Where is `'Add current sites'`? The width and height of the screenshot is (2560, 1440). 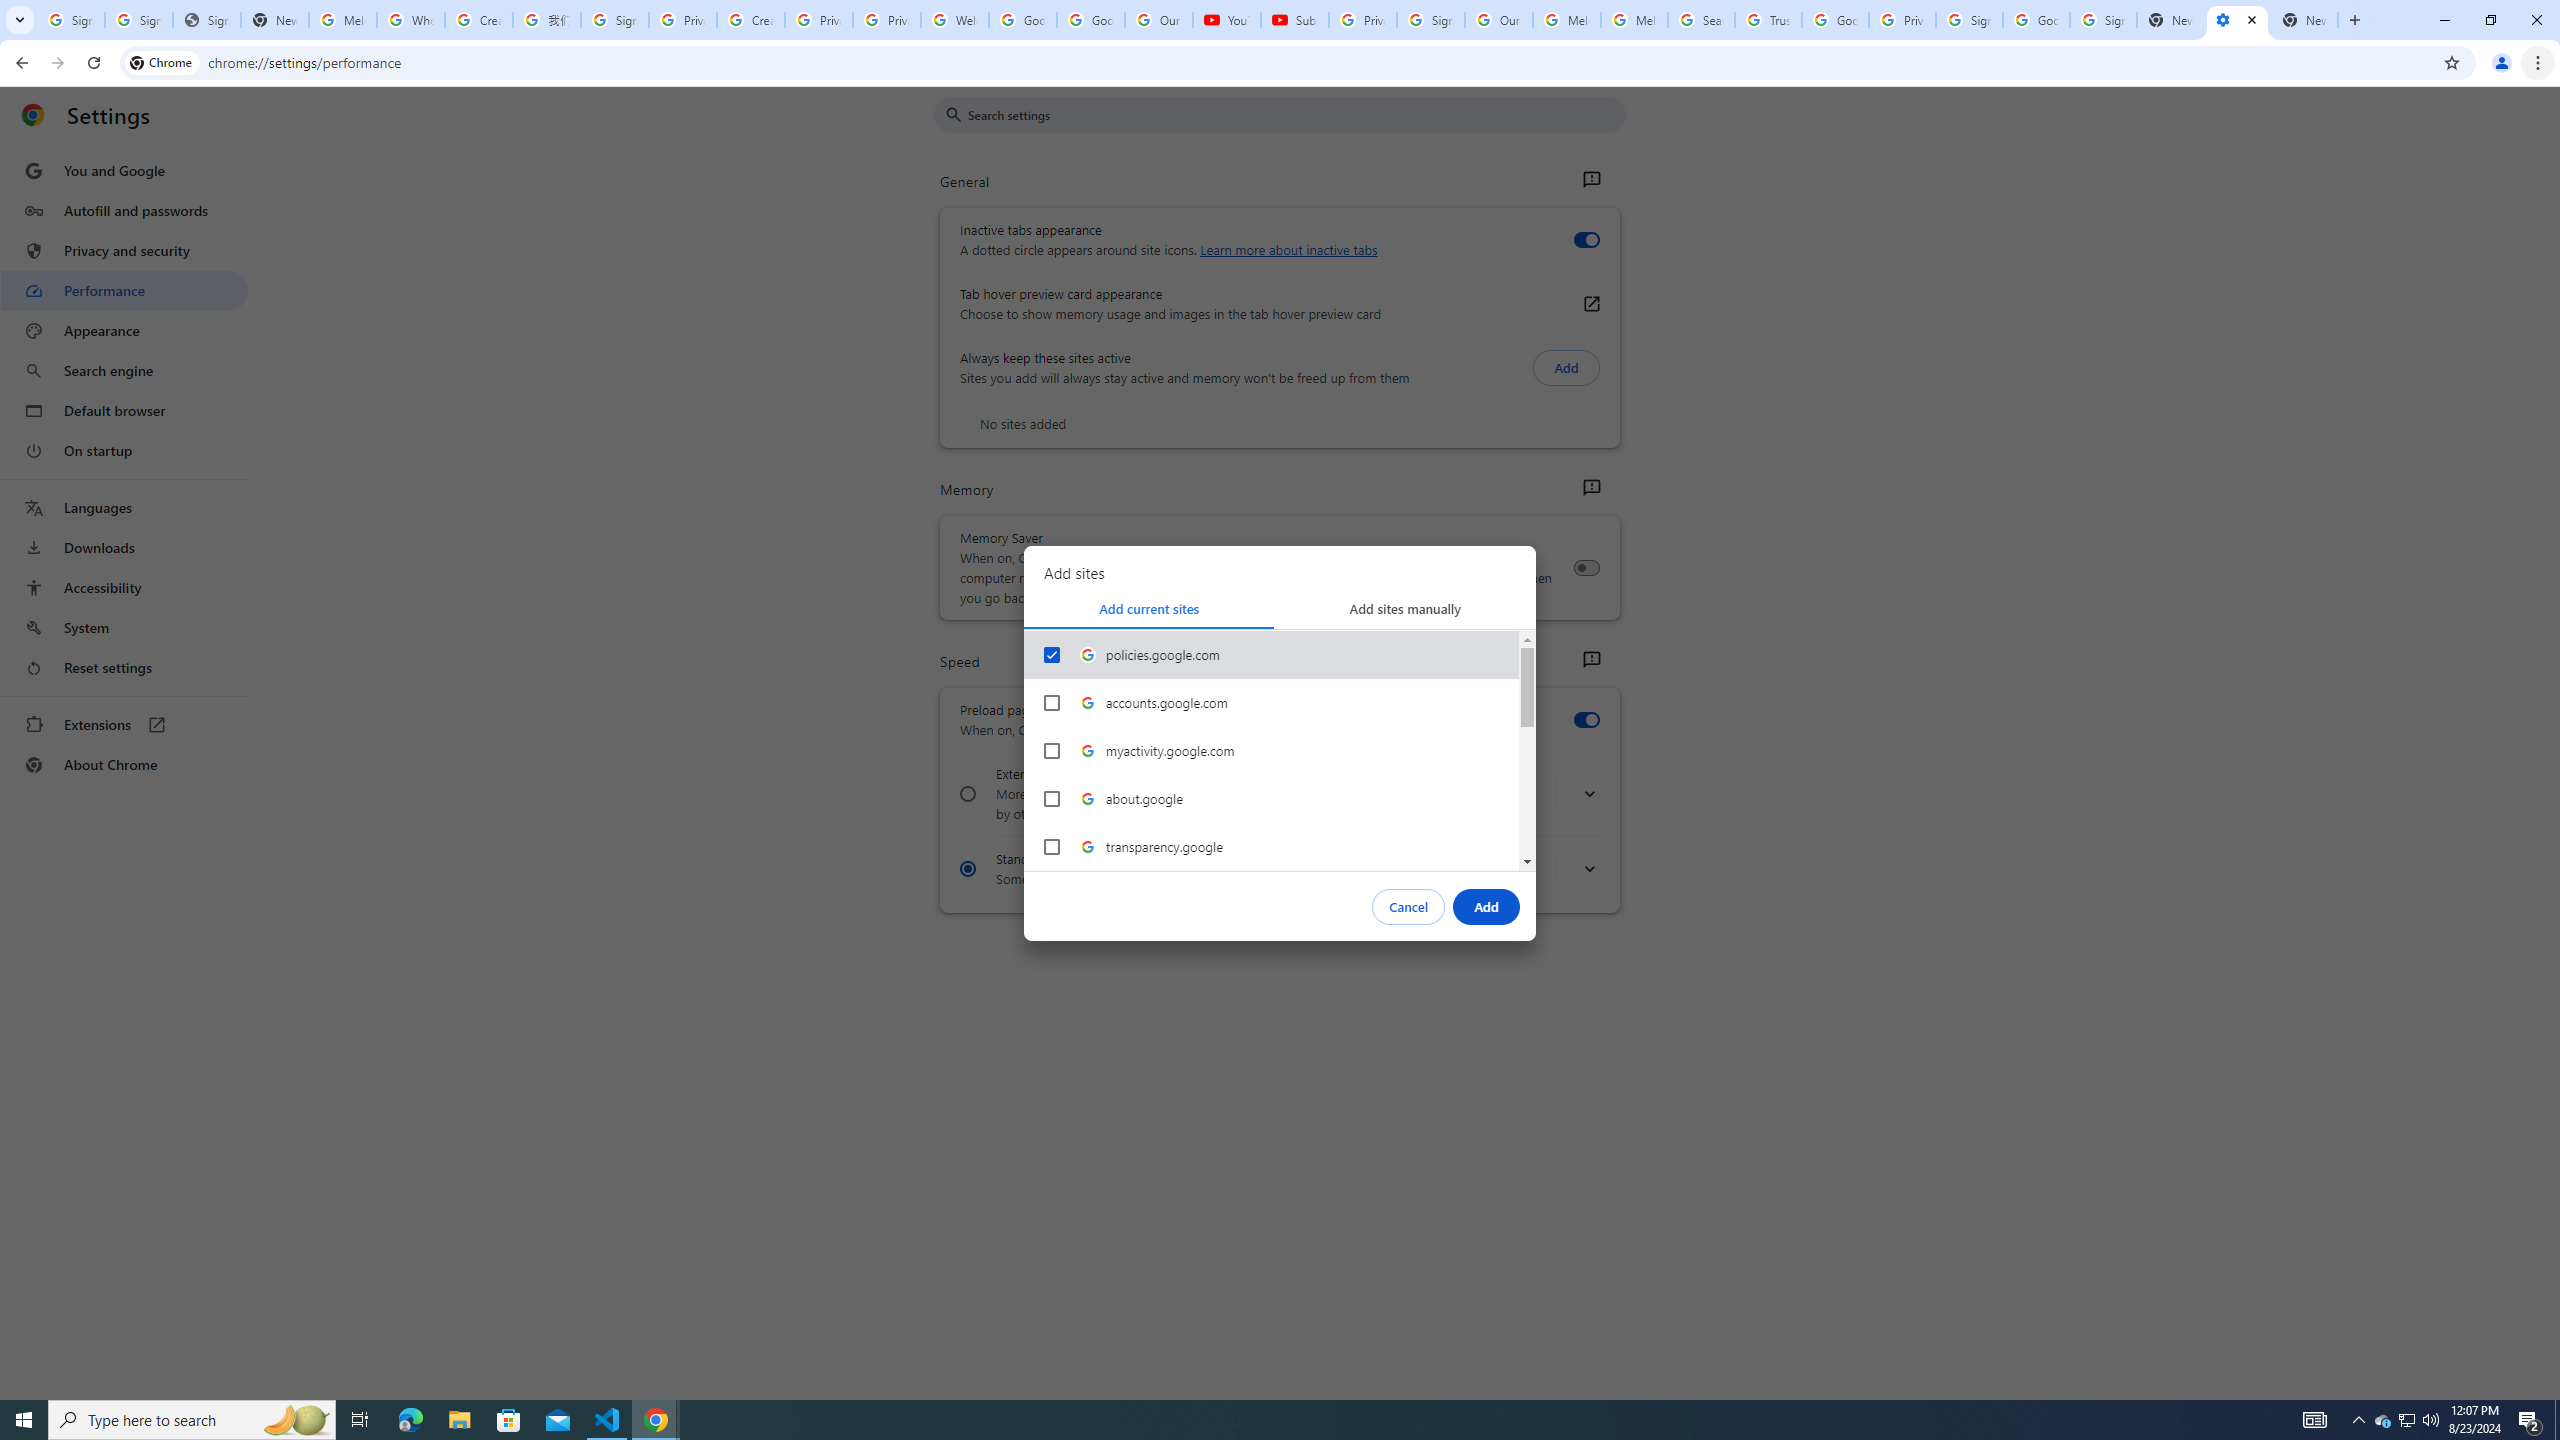
'Add current sites' is located at coordinates (1149, 608).